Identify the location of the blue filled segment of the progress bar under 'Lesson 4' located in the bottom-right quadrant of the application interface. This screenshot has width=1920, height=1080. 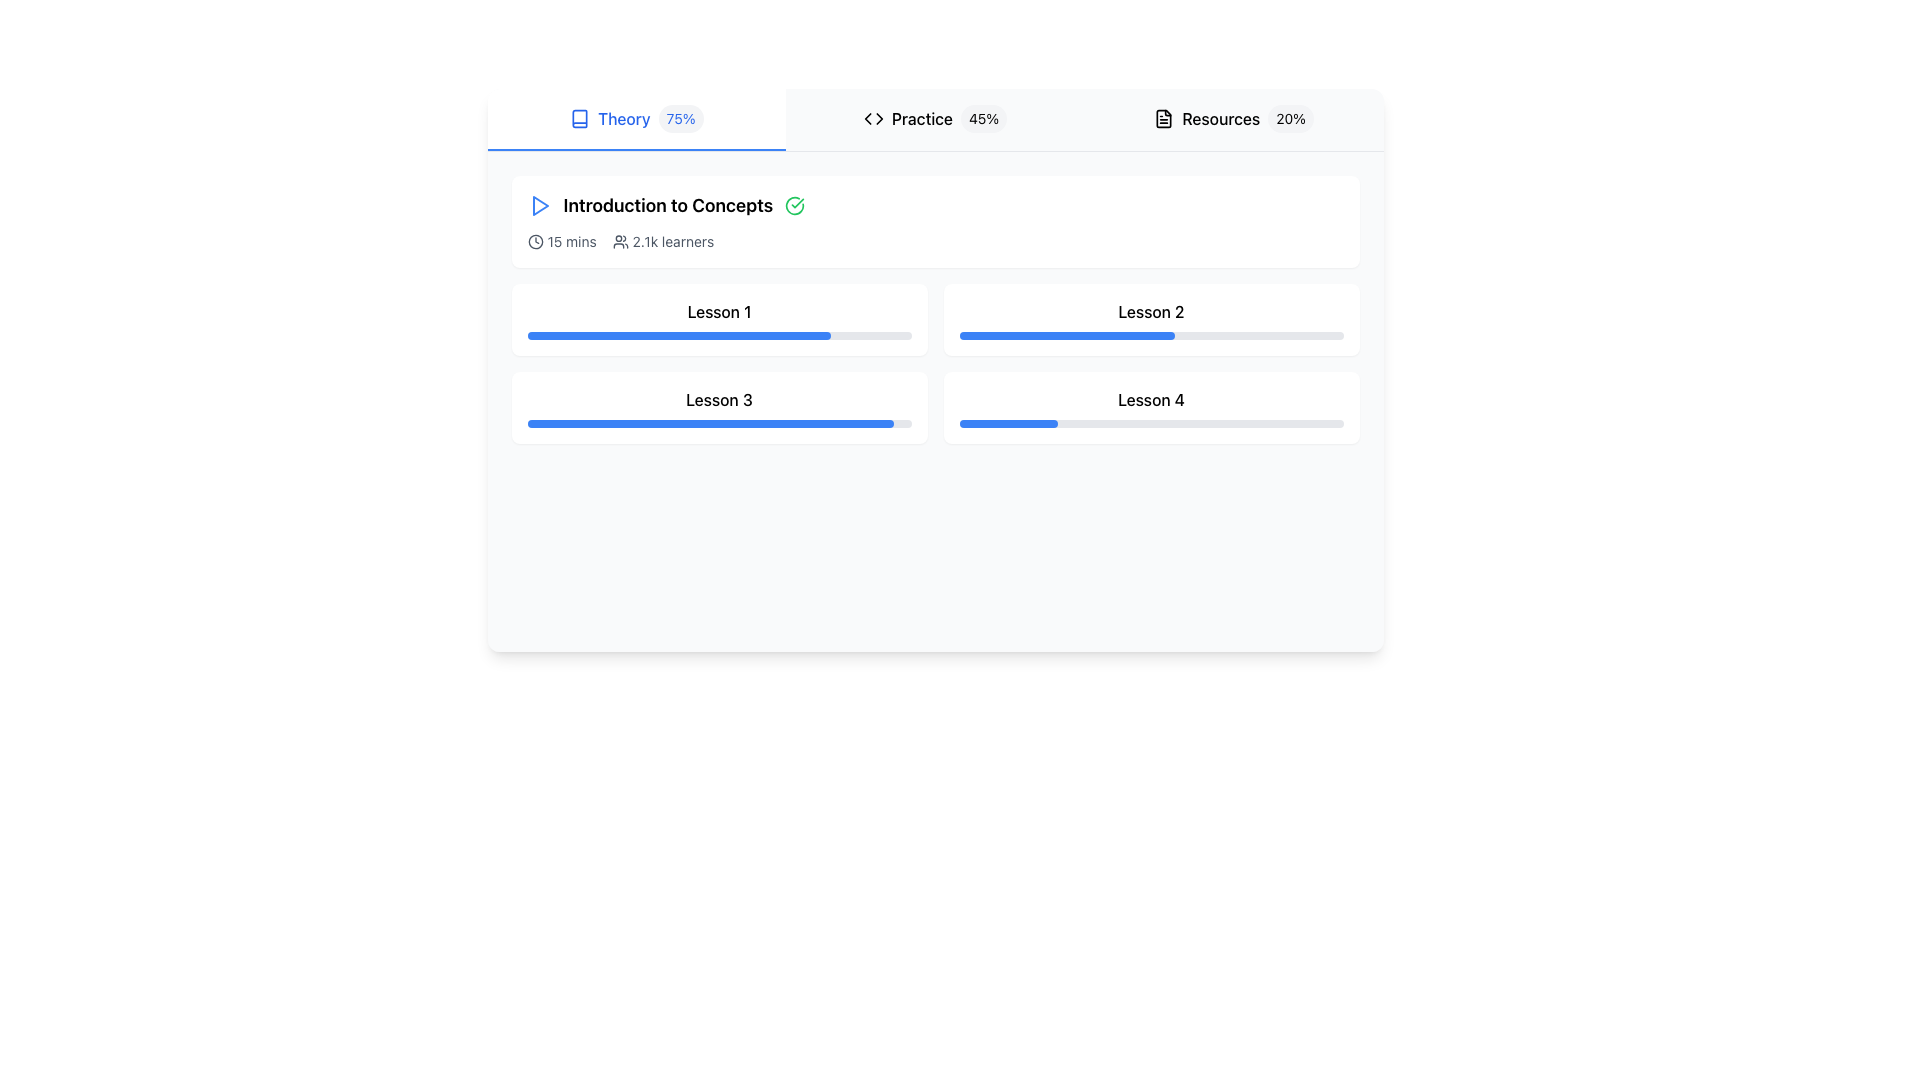
(1008, 423).